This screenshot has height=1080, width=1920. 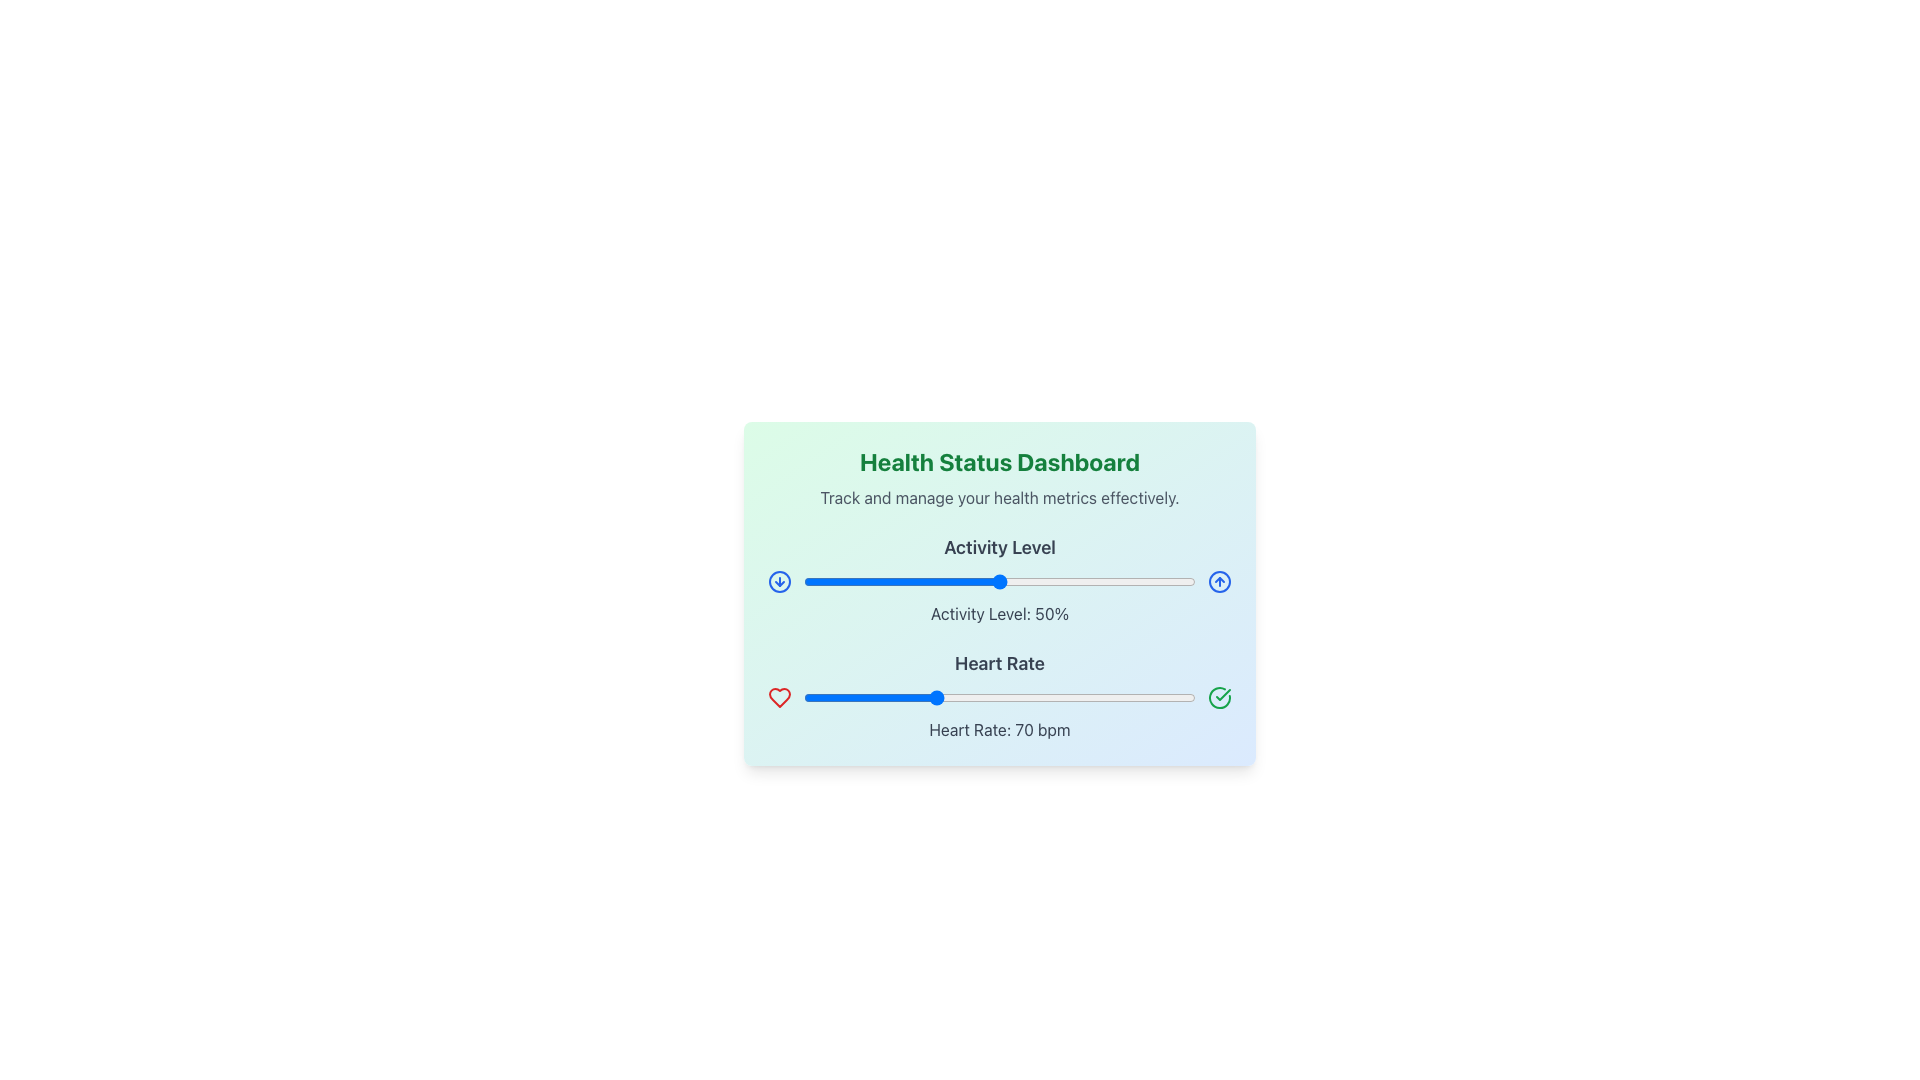 What do you see at coordinates (1222, 693) in the screenshot?
I see `the small checkmark icon within a green circular background located at the bottom-right corner of the health dashboard` at bounding box center [1222, 693].